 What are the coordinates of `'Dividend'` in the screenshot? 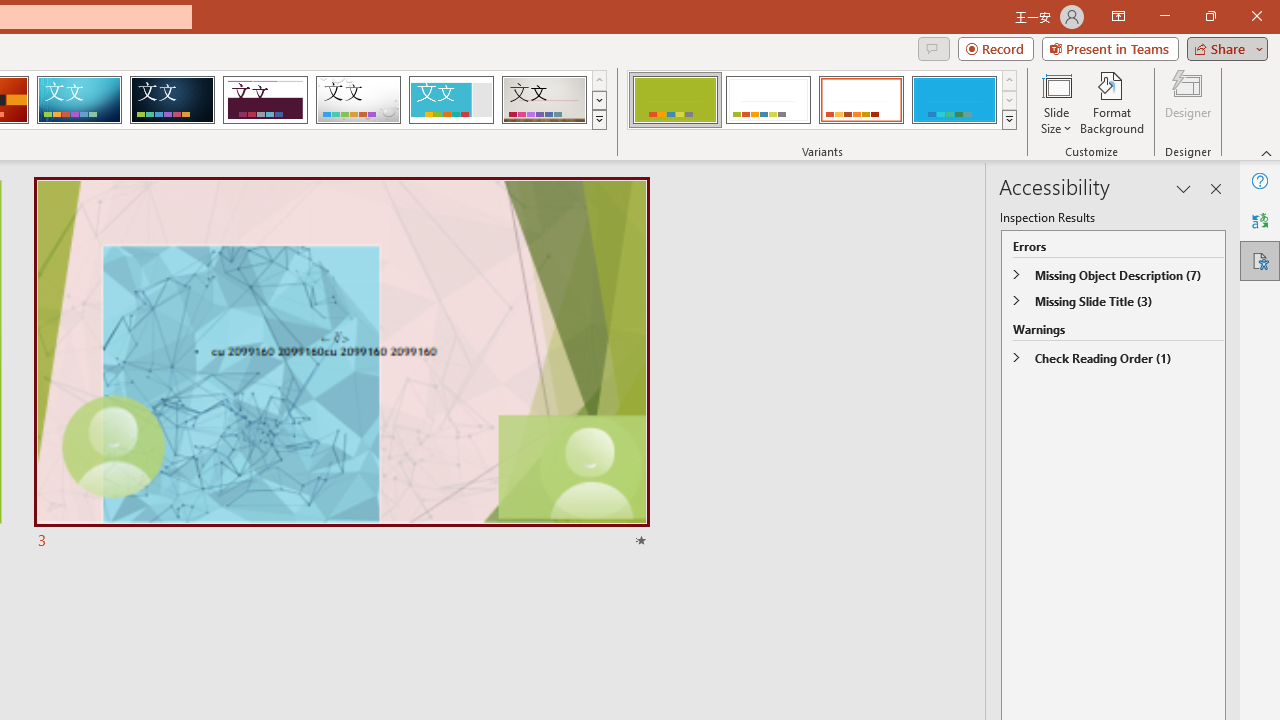 It's located at (264, 100).